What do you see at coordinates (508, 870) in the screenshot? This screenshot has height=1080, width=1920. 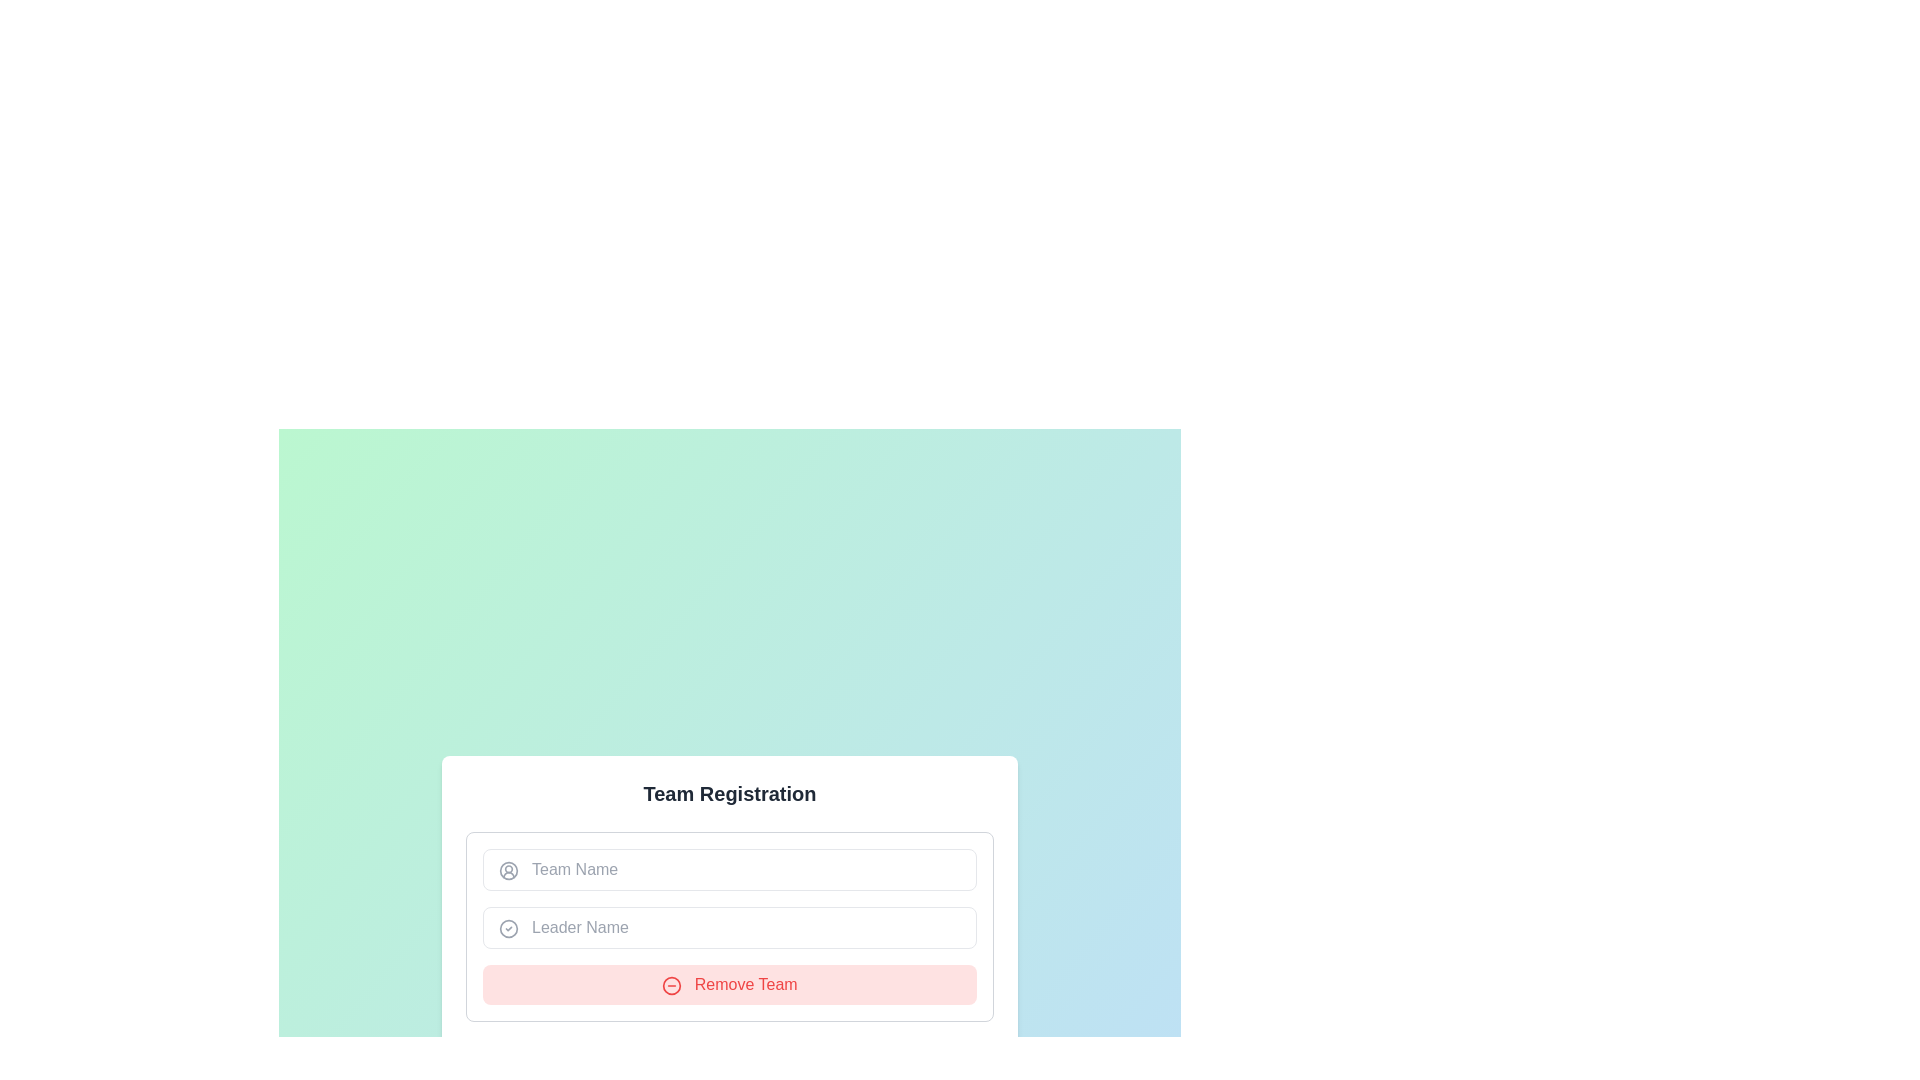 I see `the user icon, which is a circular shape with a smaller circle inside, located at the top-left corner of the 'Team Name' text input field` at bounding box center [508, 870].